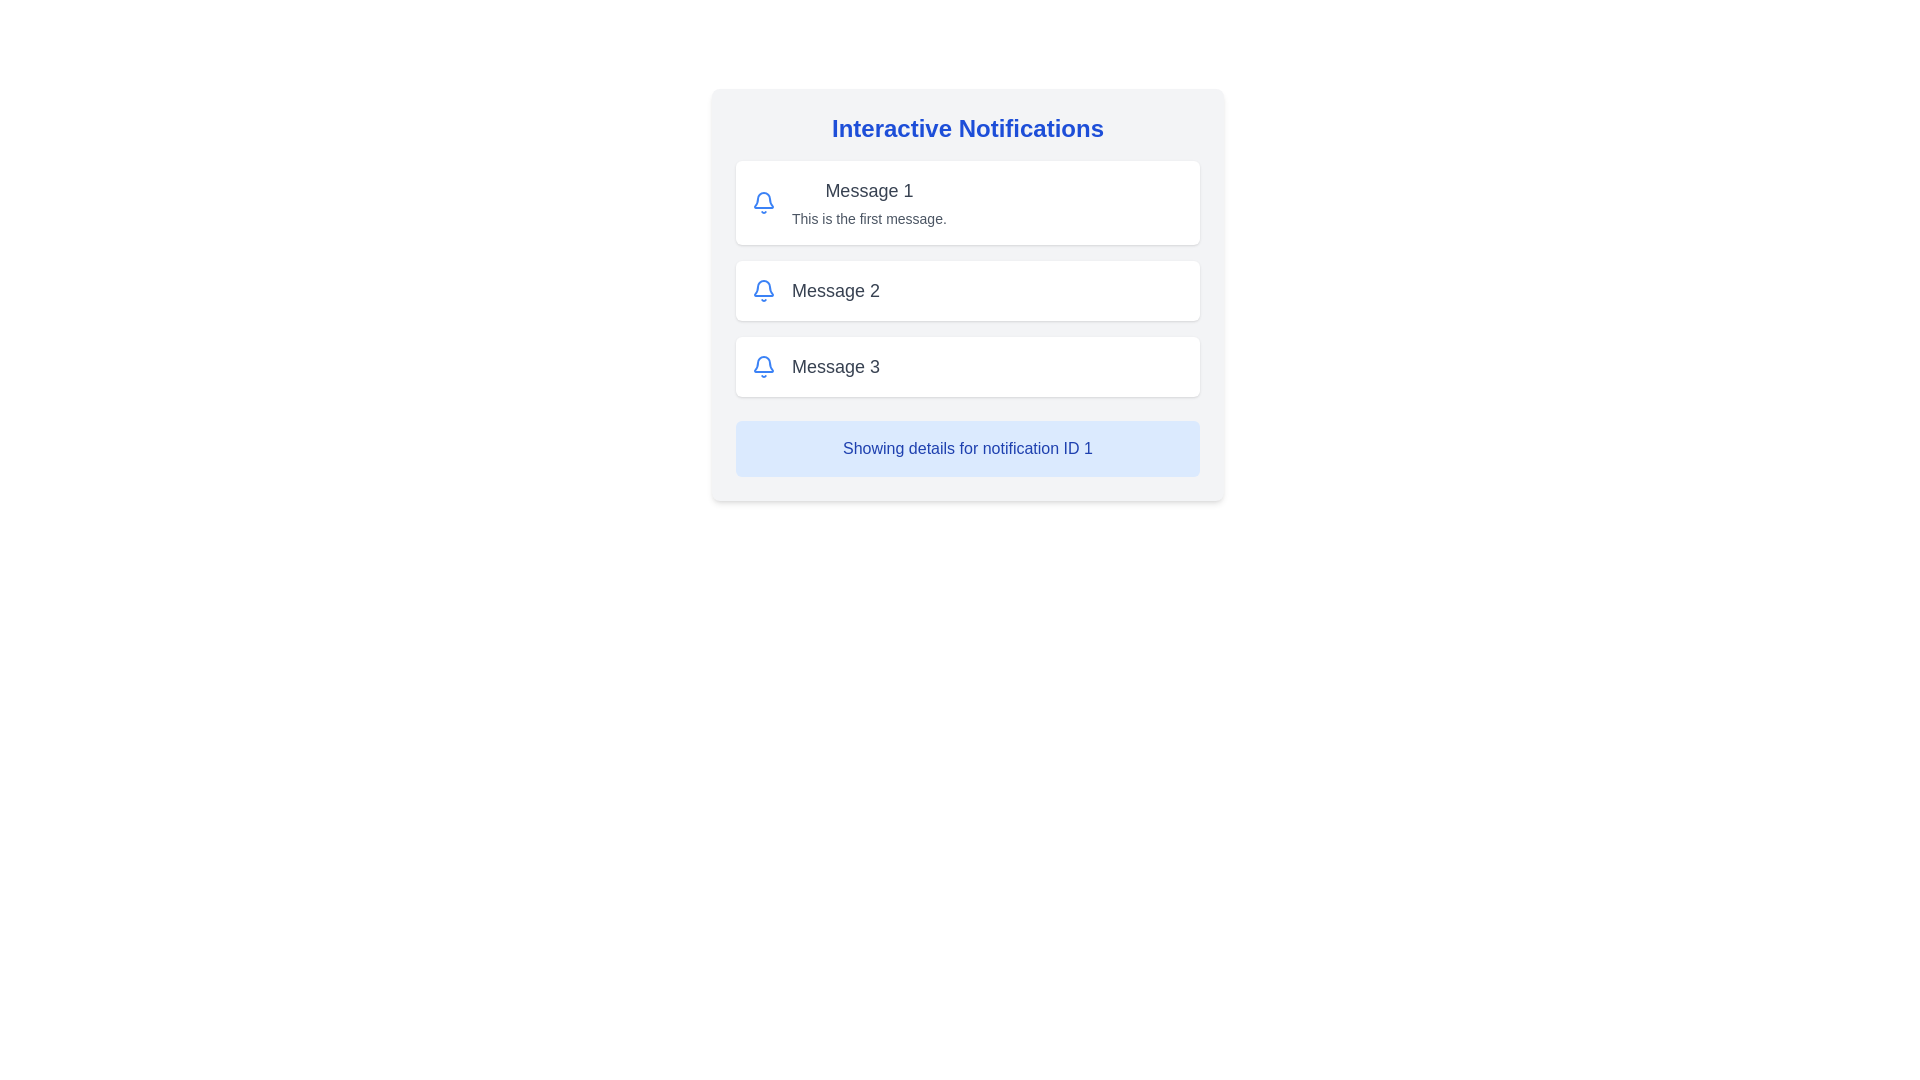 The height and width of the screenshot is (1080, 1920). Describe the element at coordinates (835, 366) in the screenshot. I see `the Text Label indicating 'Message 3', which is the third item in the notification list located to the right of the blue bell icon` at that location.